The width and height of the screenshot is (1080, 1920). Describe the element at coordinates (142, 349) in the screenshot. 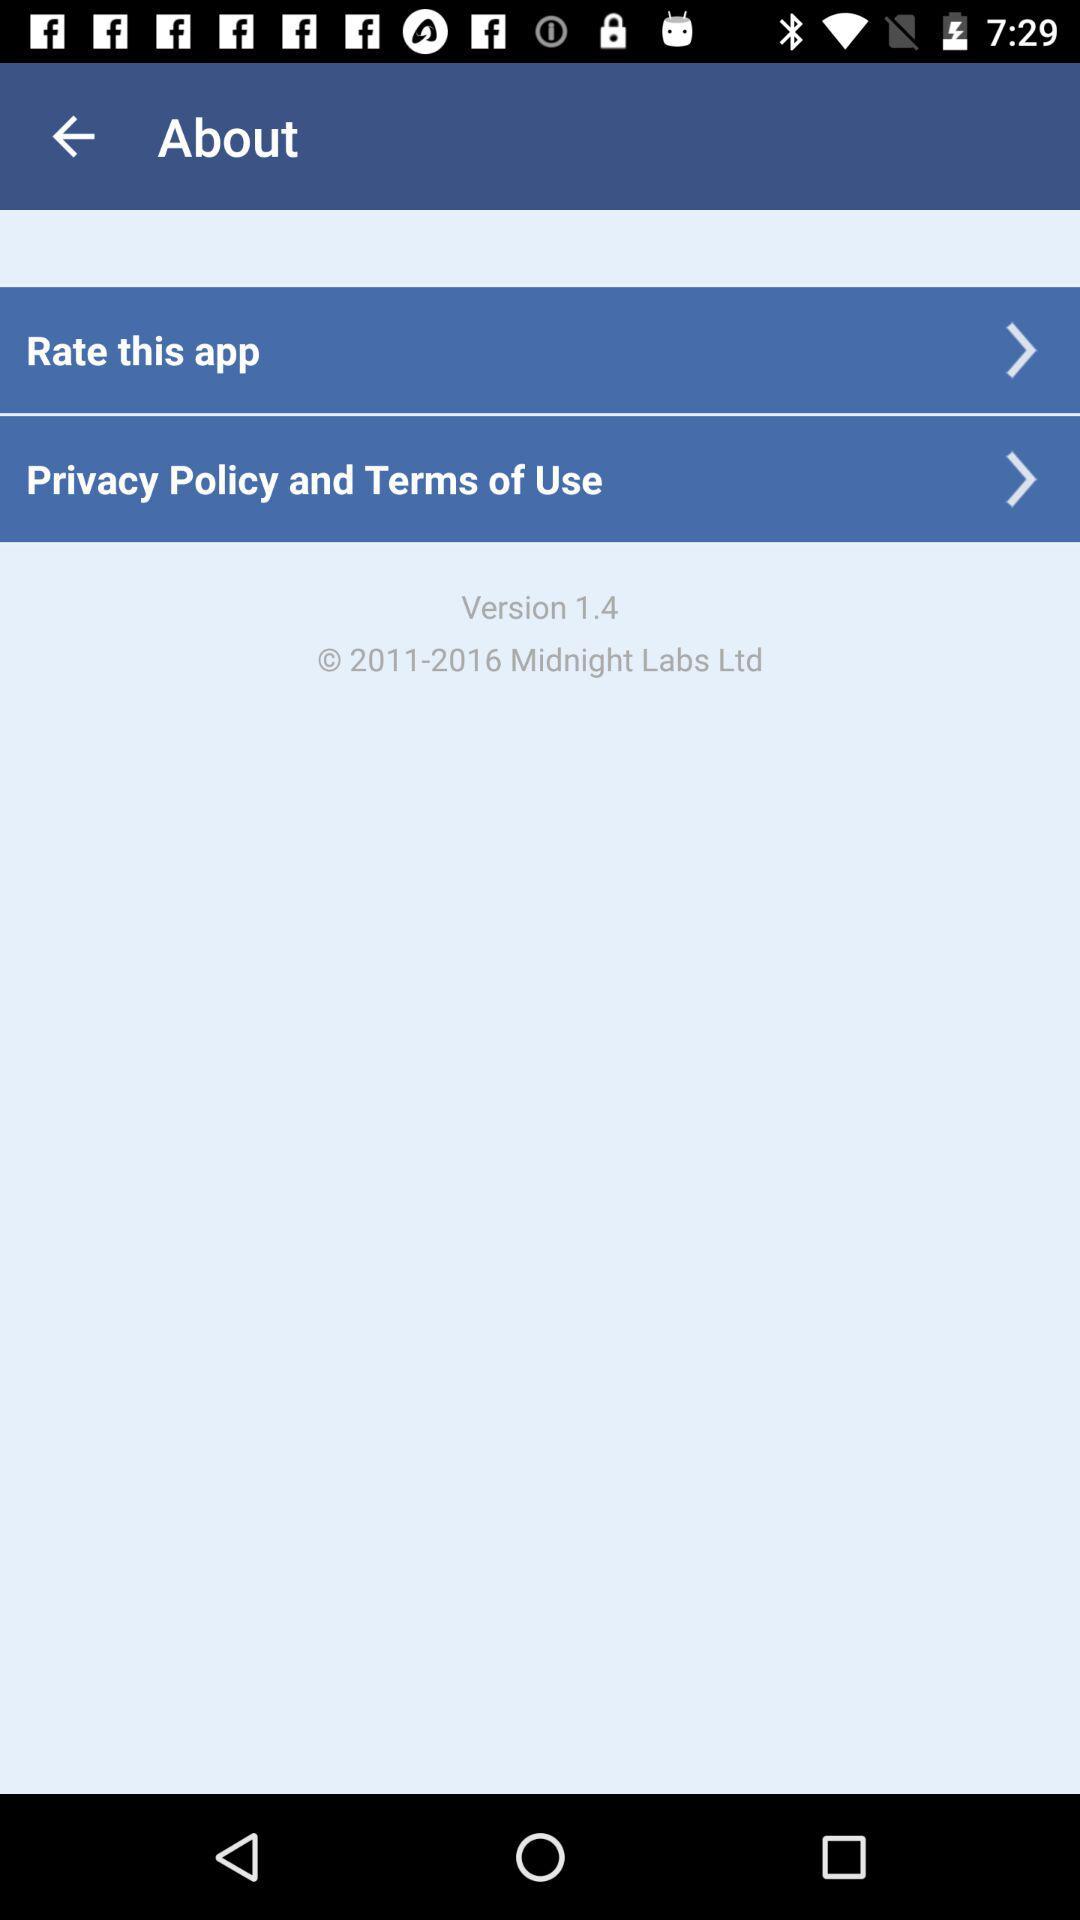

I see `the item above privacy policy and item` at that location.